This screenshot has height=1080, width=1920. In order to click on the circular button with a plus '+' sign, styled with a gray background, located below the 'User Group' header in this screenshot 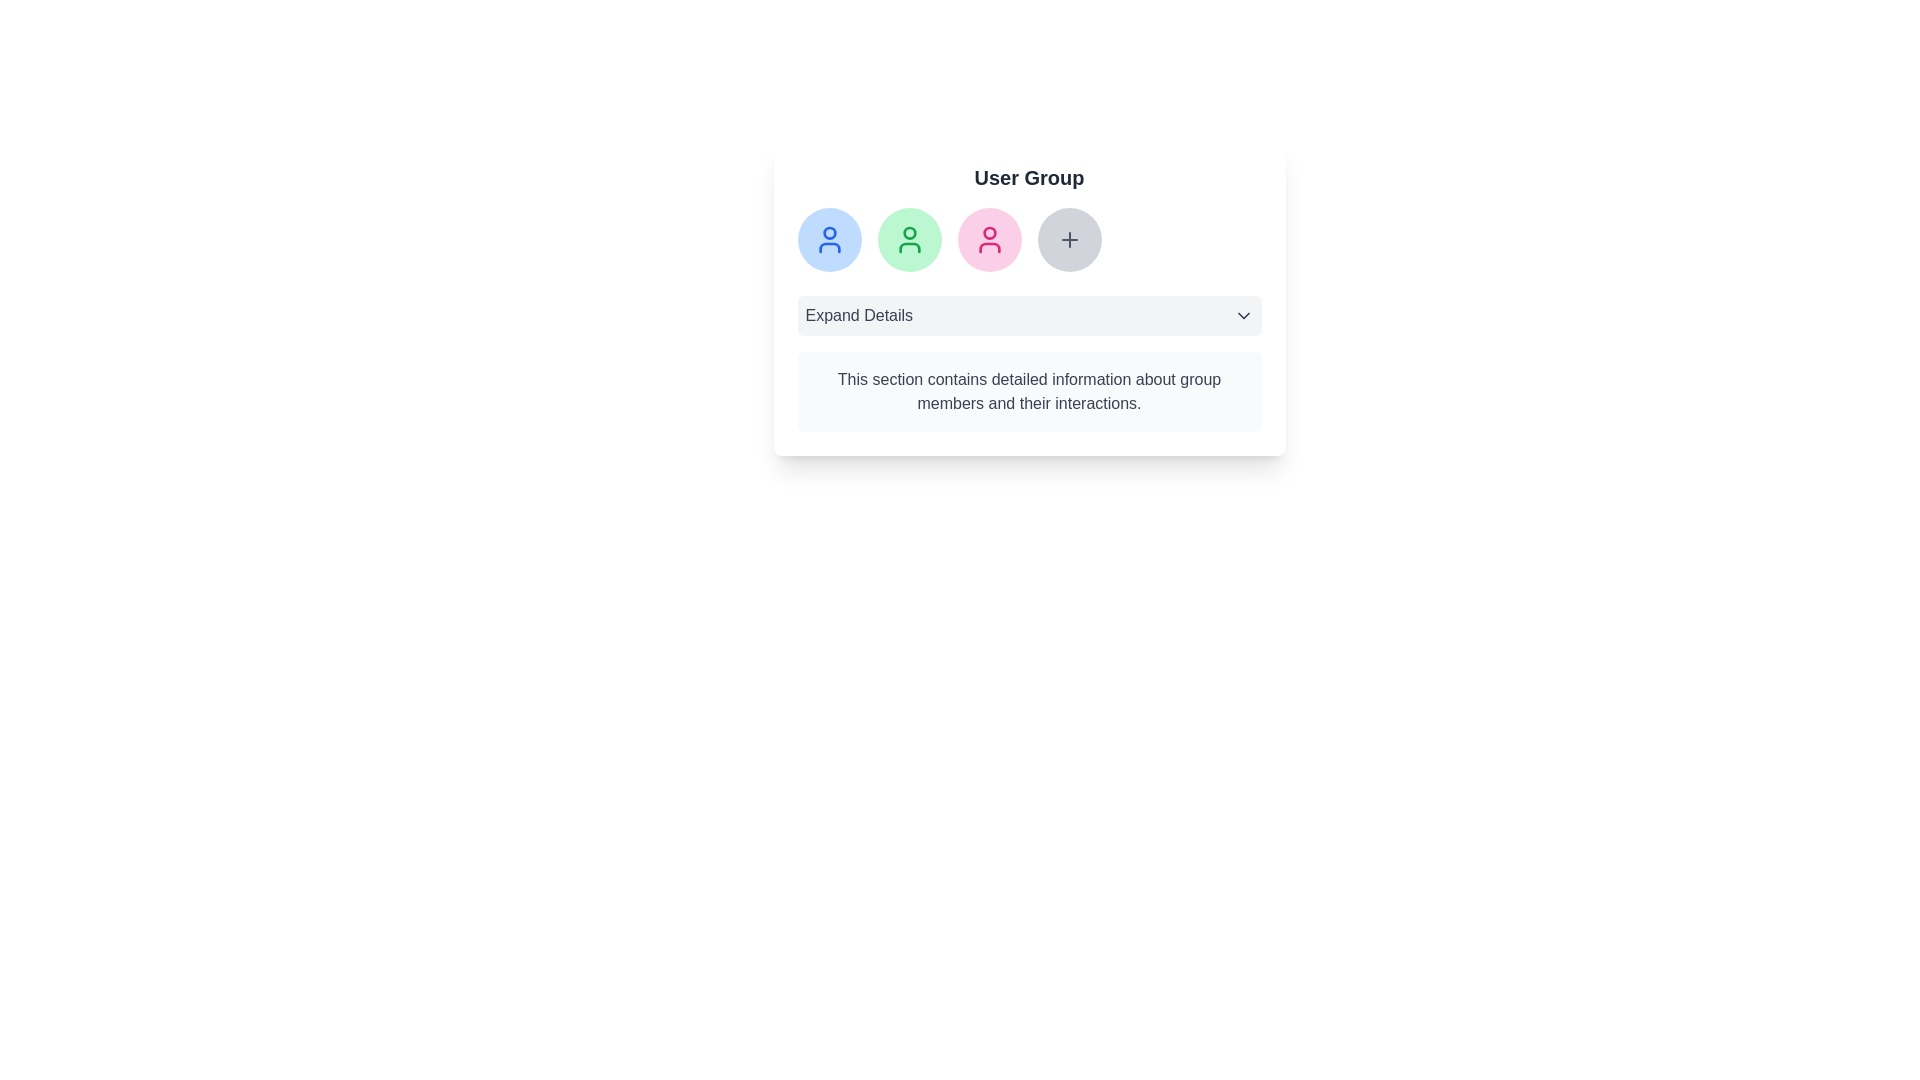, I will do `click(1068, 238)`.